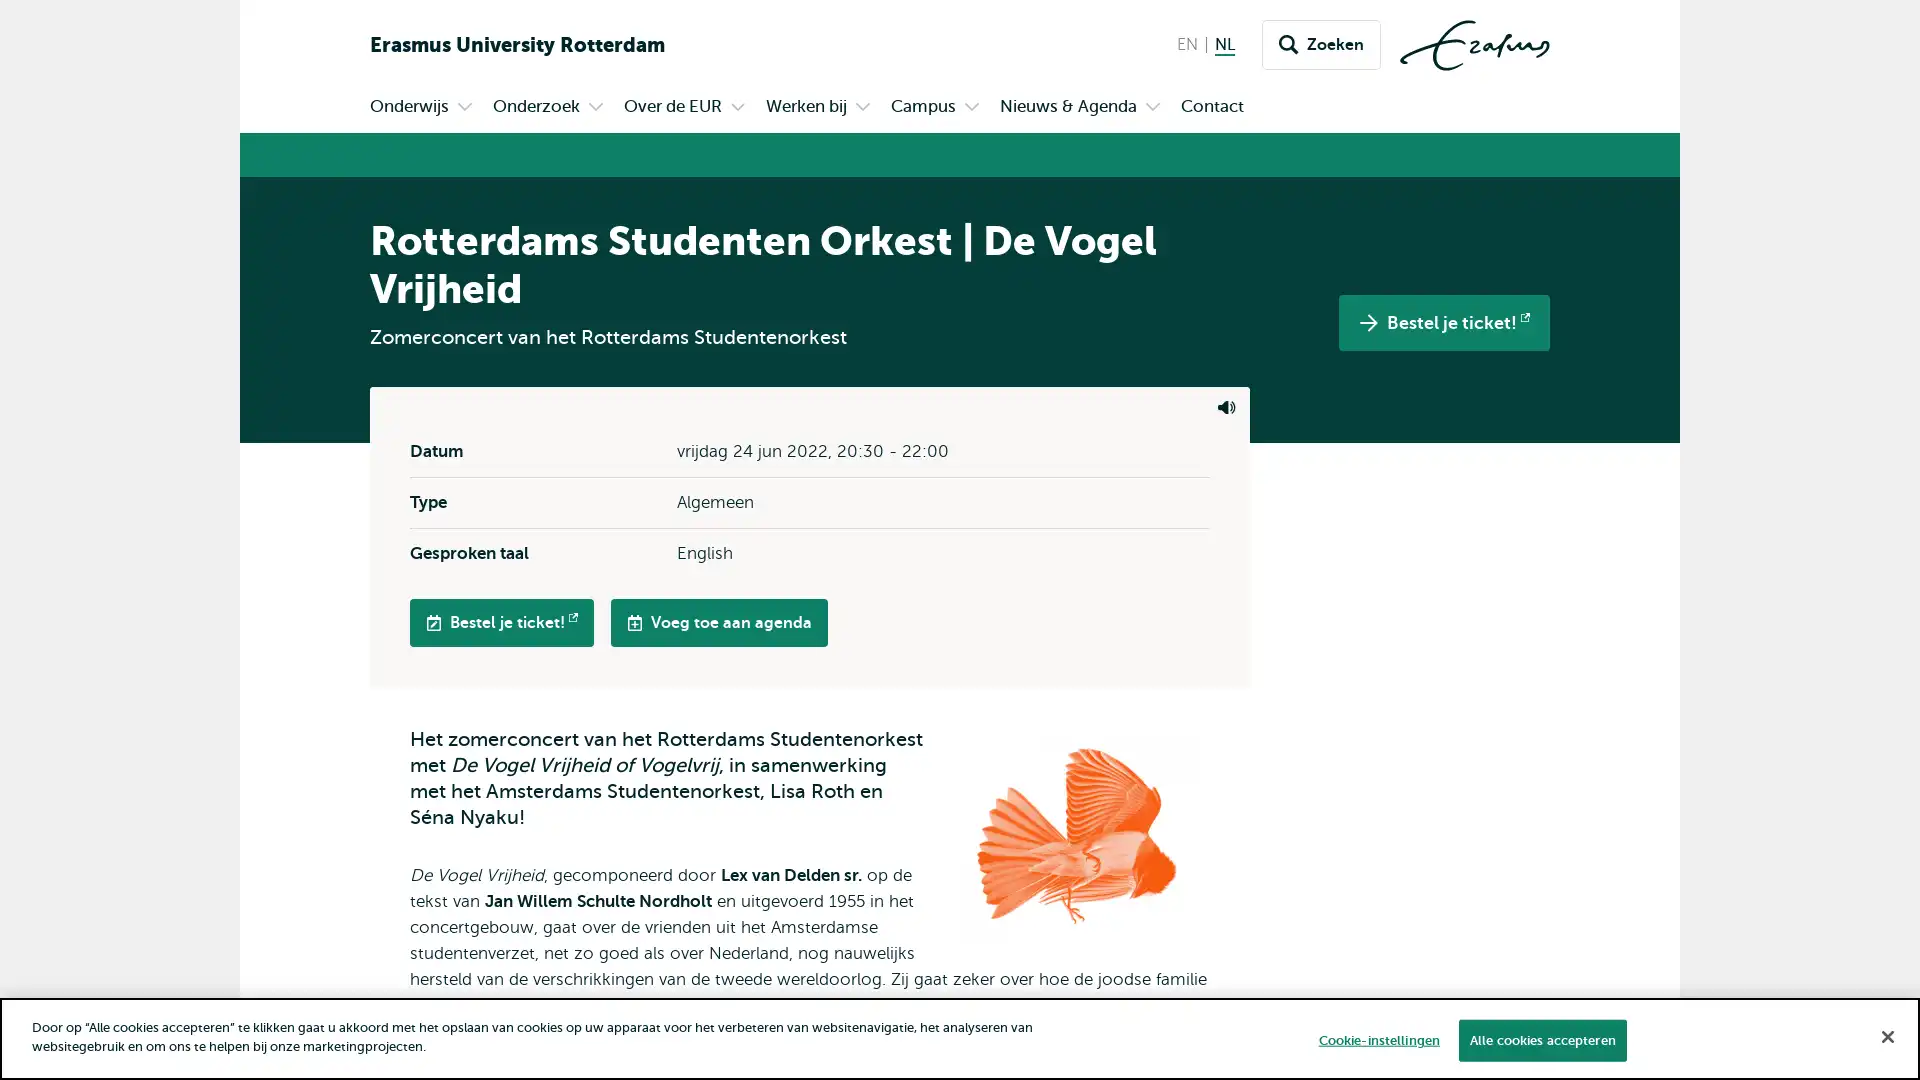 Image resolution: width=1920 pixels, height=1080 pixels. I want to click on Open submenu, so click(863, 108).